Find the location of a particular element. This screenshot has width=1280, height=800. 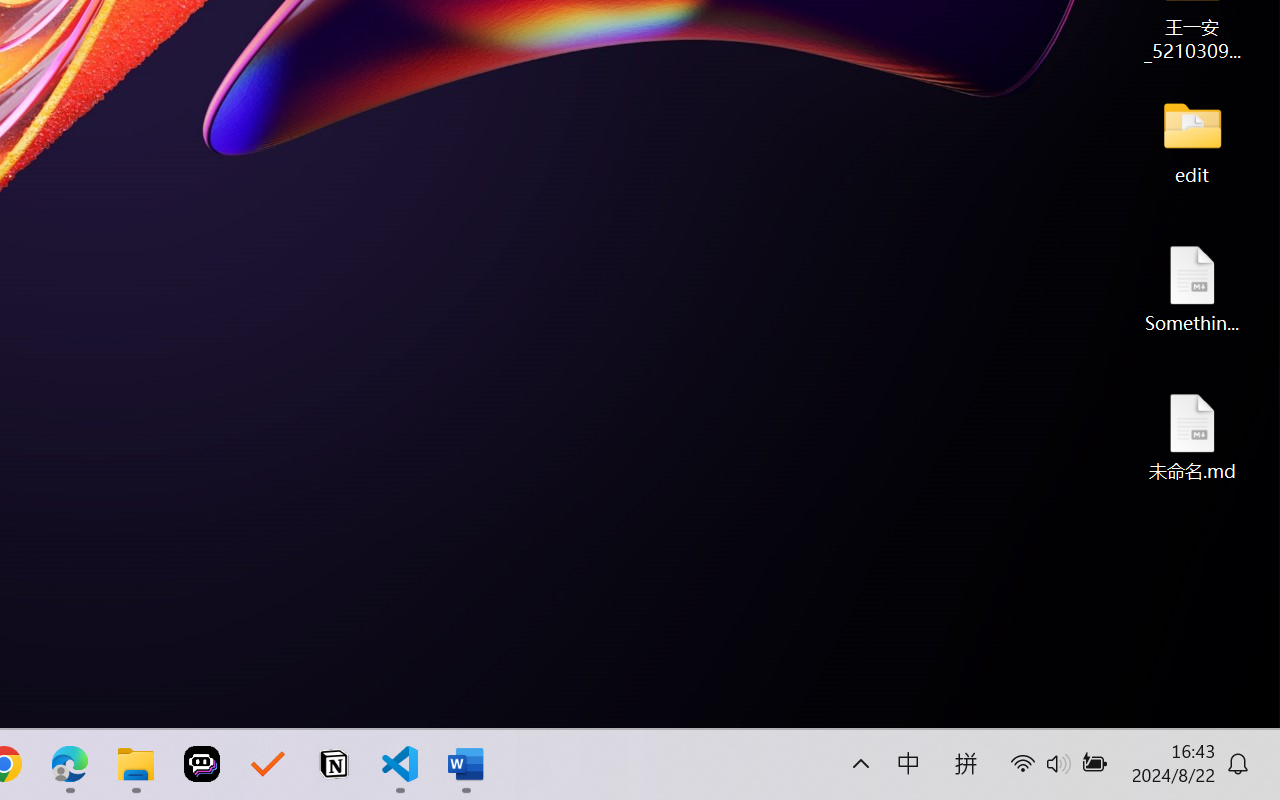

'edit' is located at coordinates (1192, 140).